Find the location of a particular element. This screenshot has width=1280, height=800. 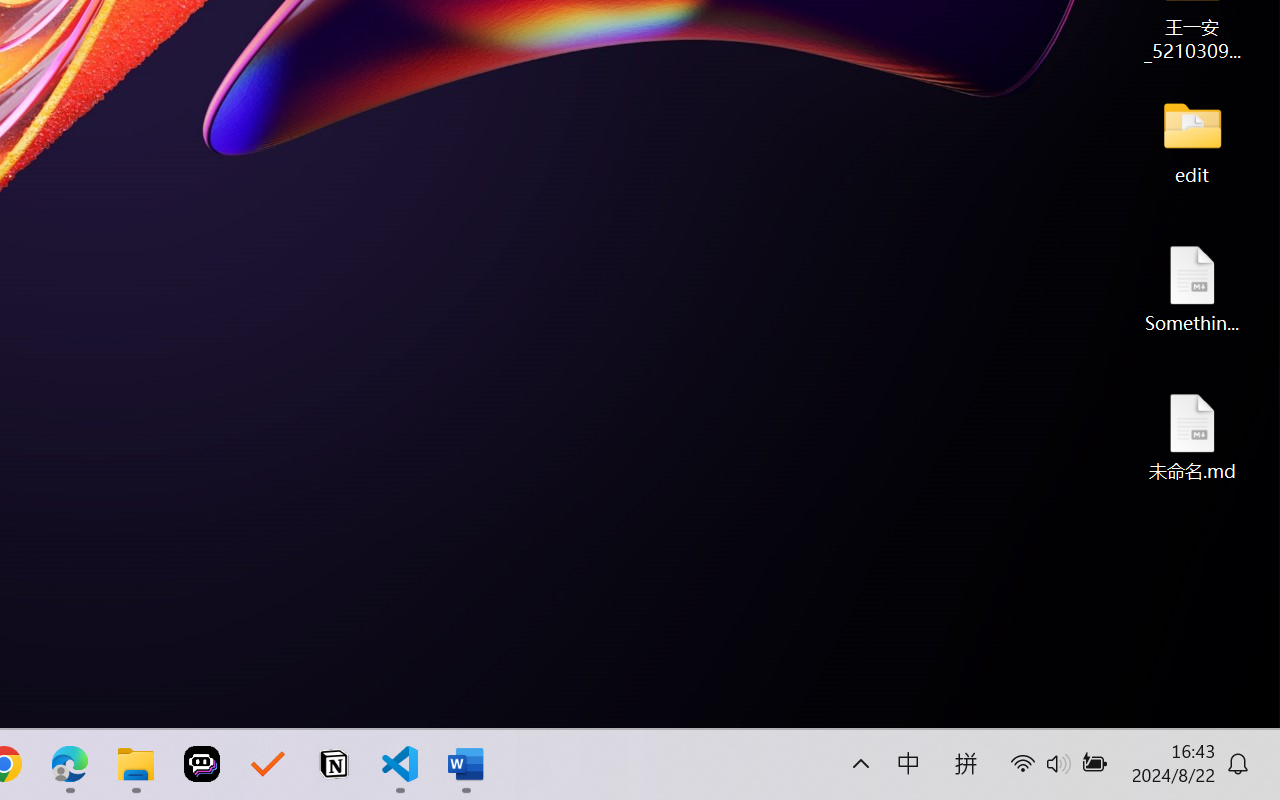

'edit' is located at coordinates (1192, 140).